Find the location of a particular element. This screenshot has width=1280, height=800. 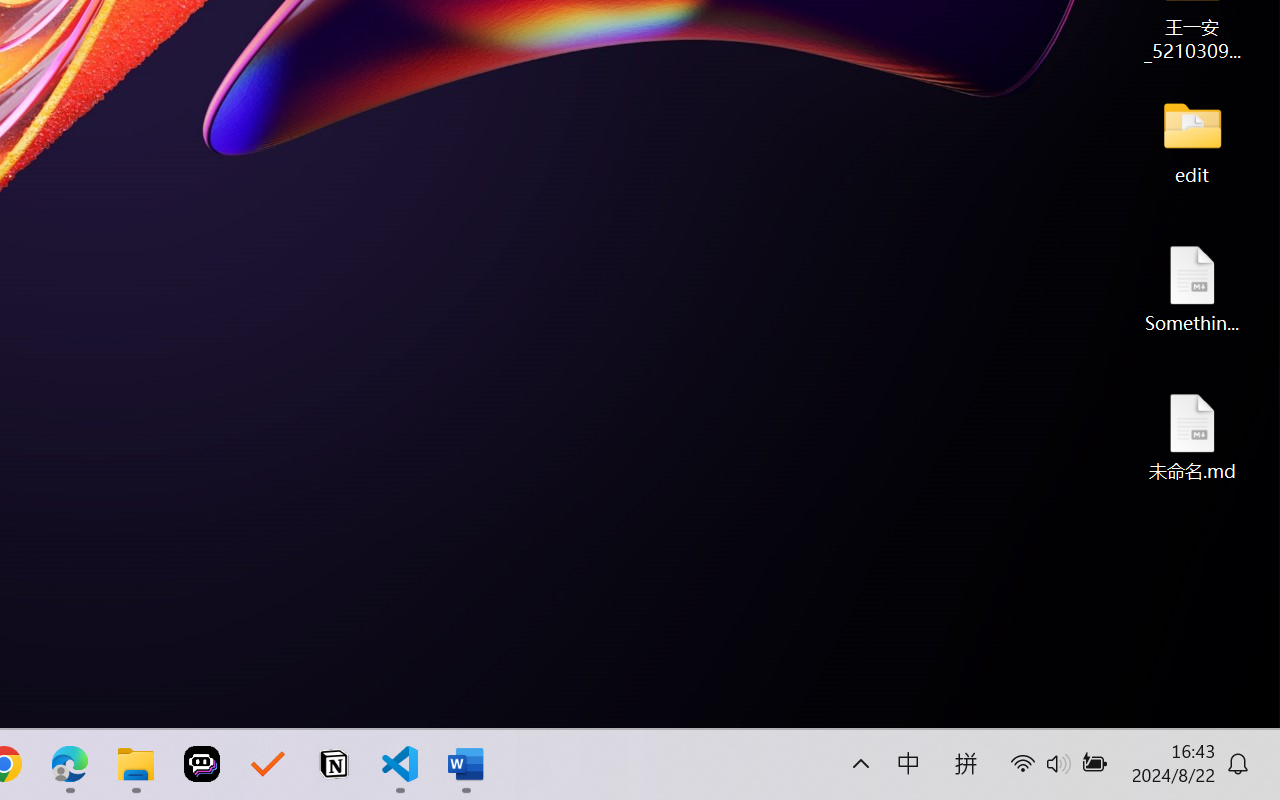

'edit' is located at coordinates (1192, 140).